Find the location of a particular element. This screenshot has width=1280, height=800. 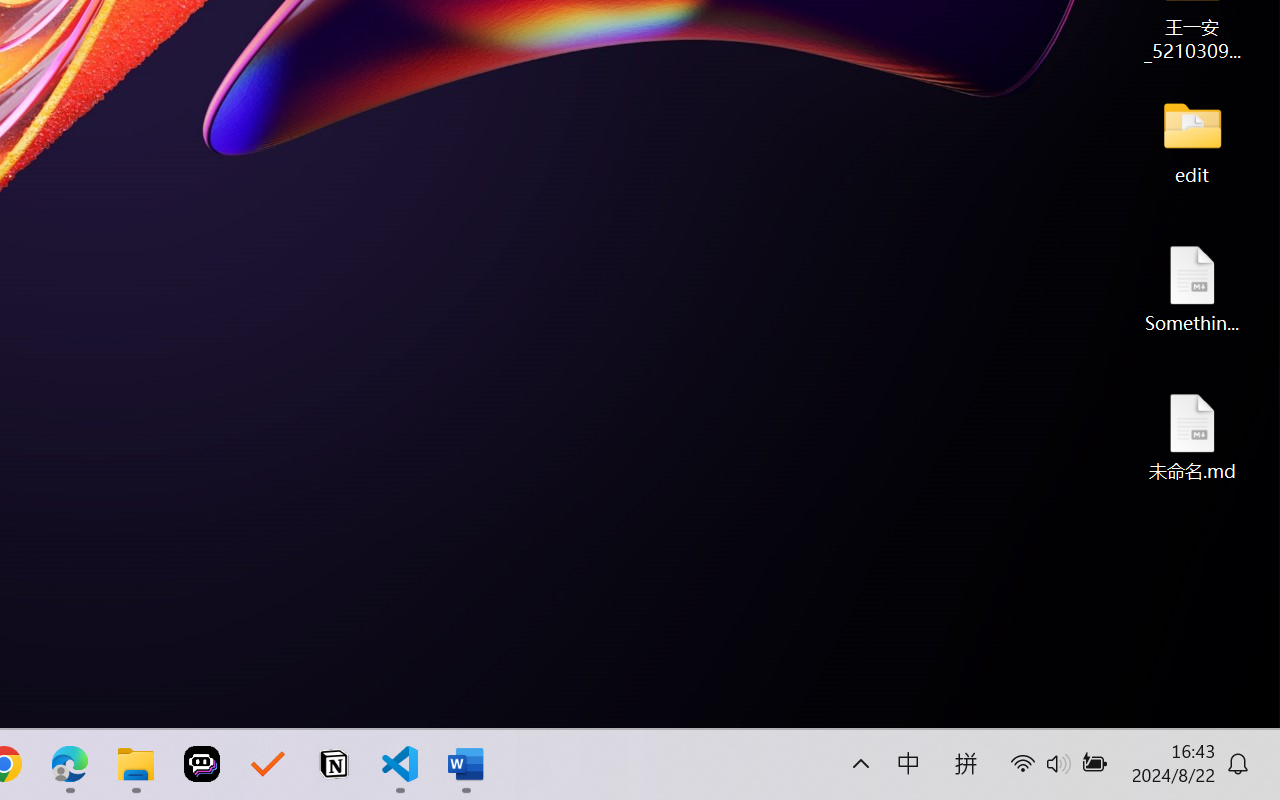

'edit' is located at coordinates (1192, 140).